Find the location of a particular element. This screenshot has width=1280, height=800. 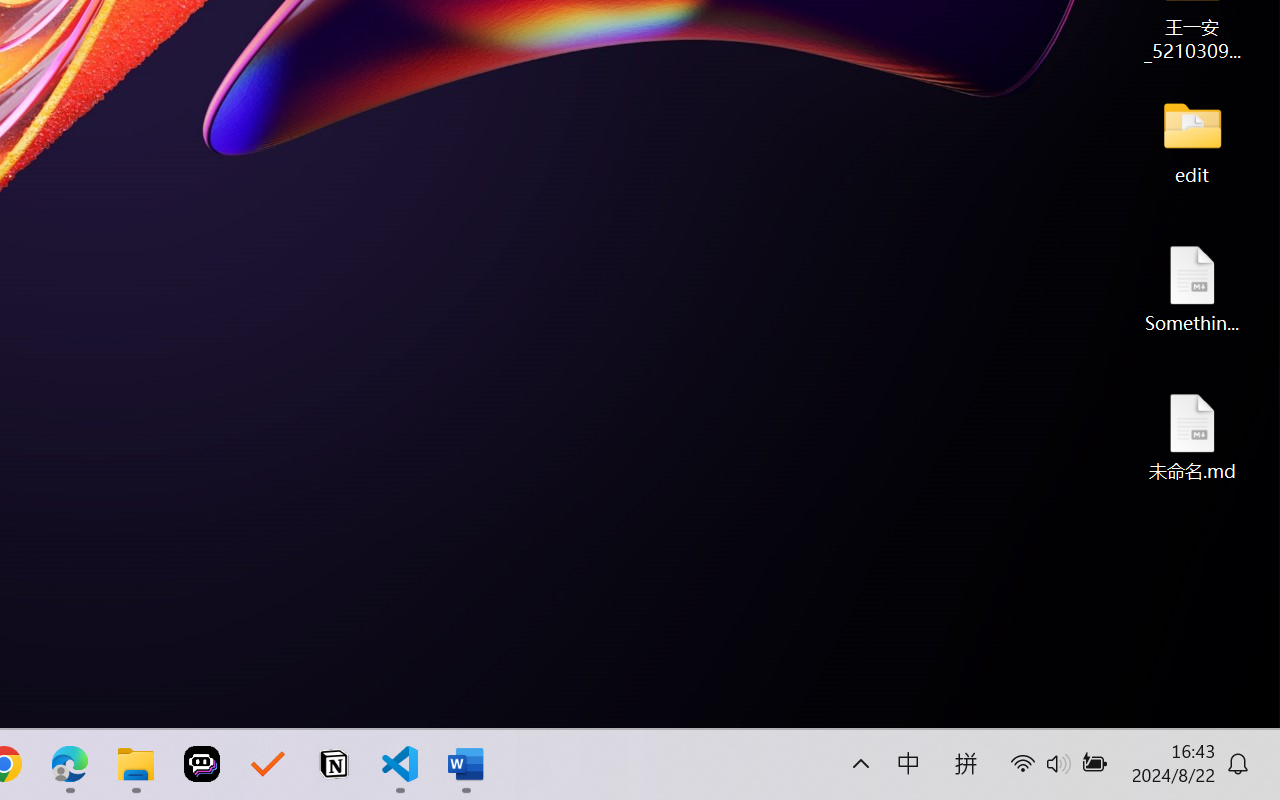

'edit' is located at coordinates (1192, 140).